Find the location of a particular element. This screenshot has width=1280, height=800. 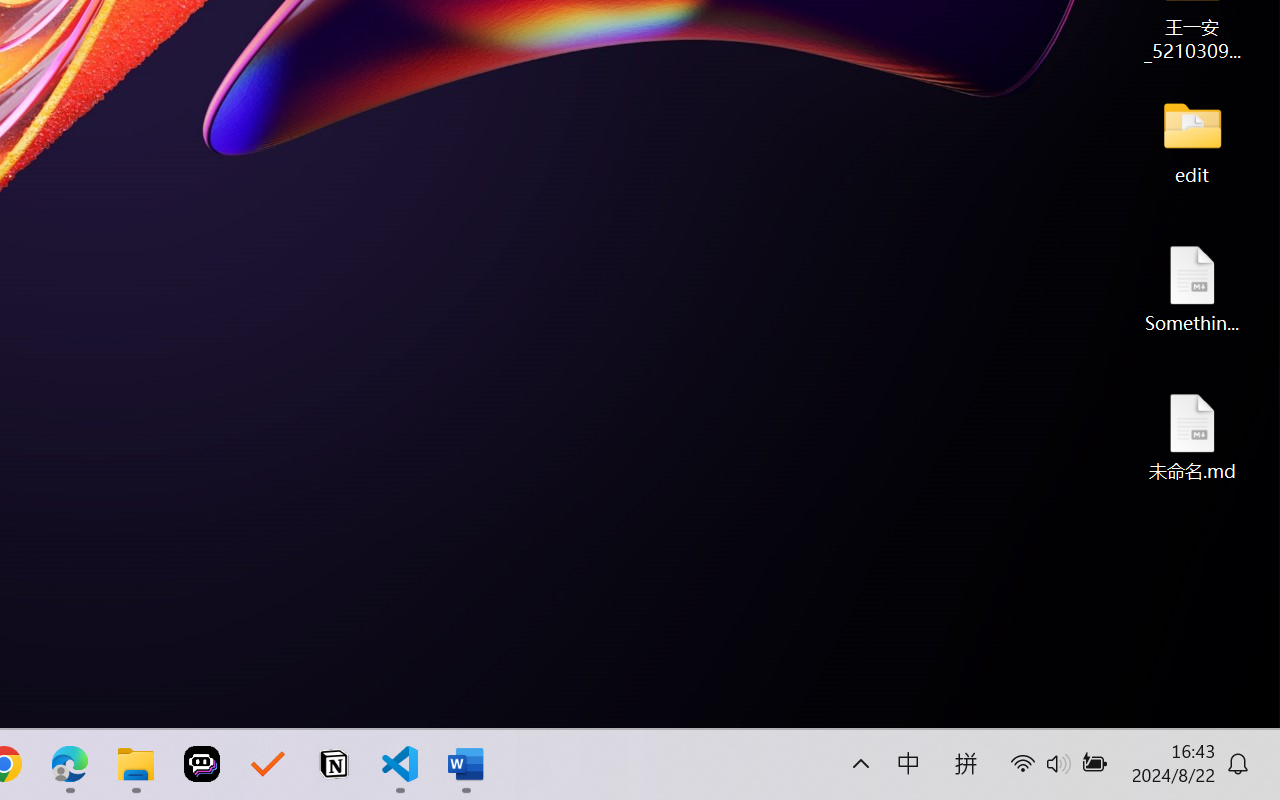

'edit' is located at coordinates (1192, 140).